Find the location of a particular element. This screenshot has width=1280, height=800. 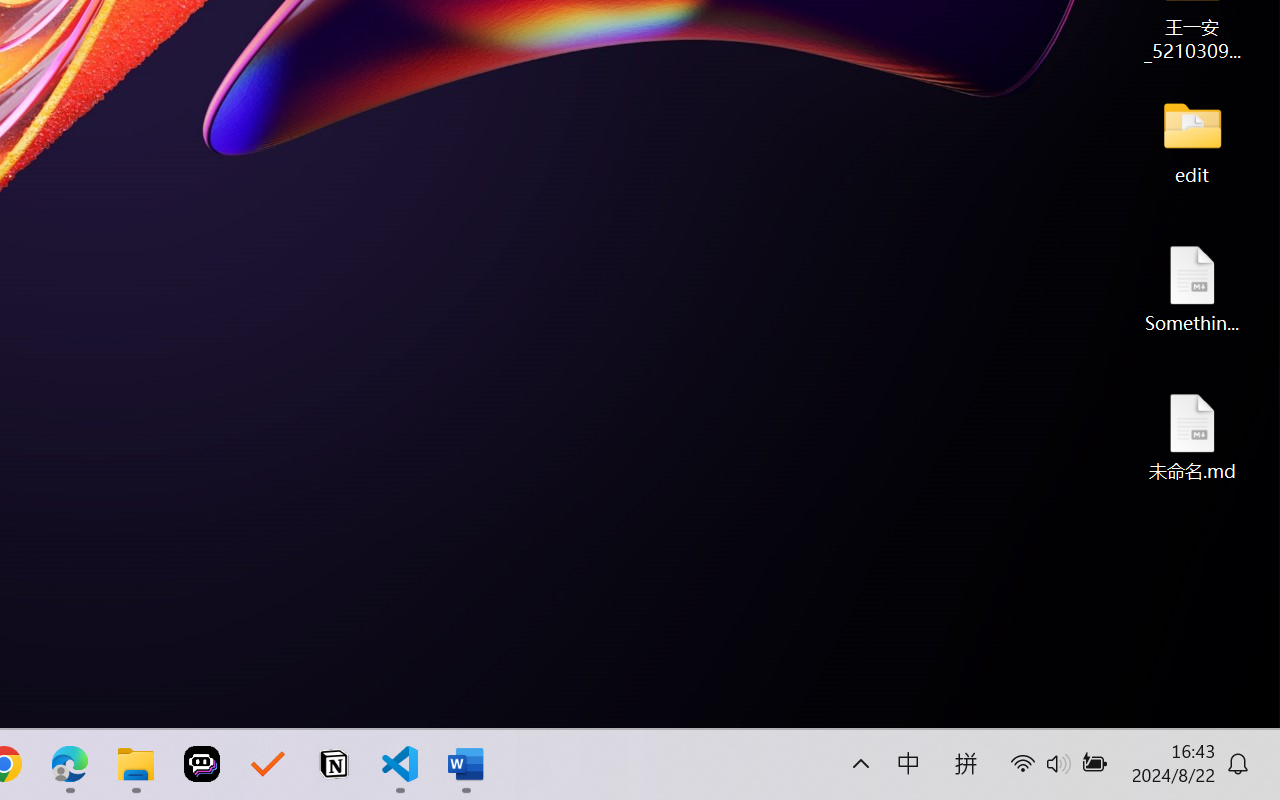

'edit' is located at coordinates (1192, 140).